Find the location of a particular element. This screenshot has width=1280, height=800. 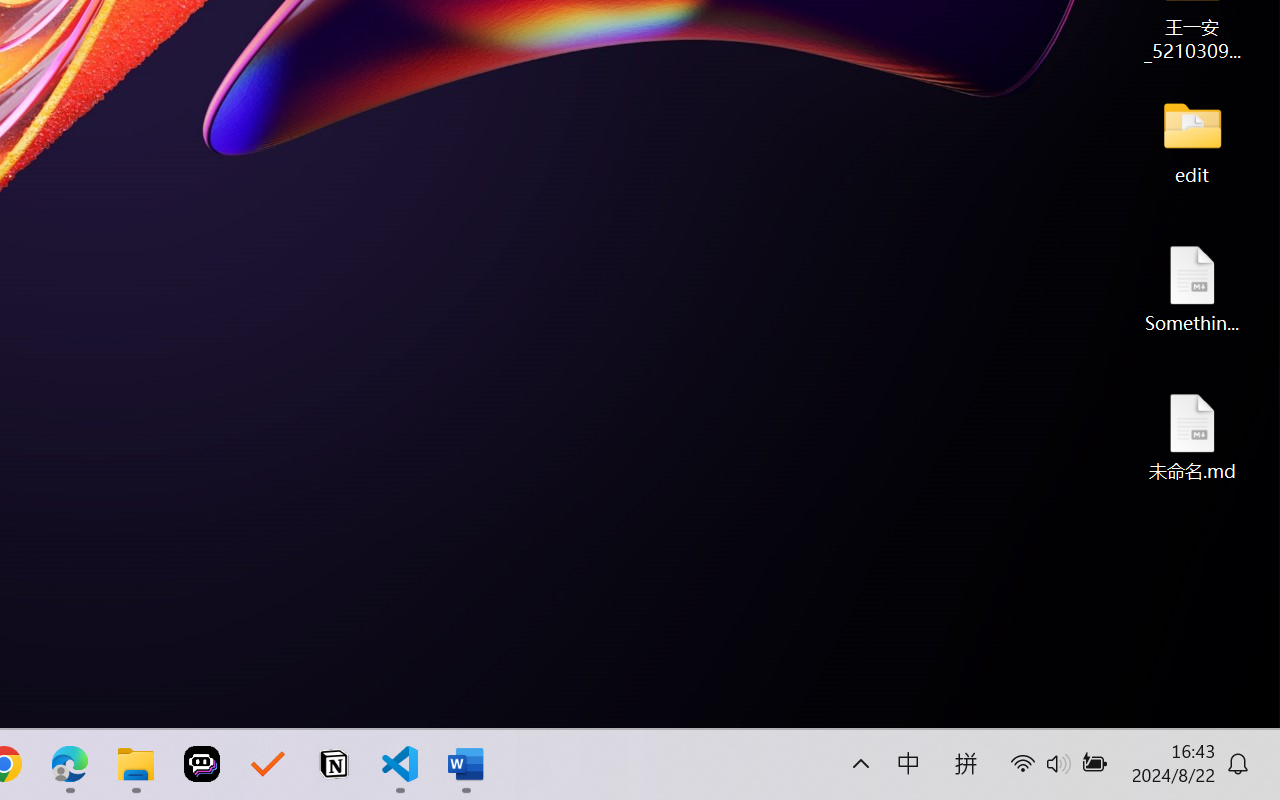

'edit' is located at coordinates (1192, 140).